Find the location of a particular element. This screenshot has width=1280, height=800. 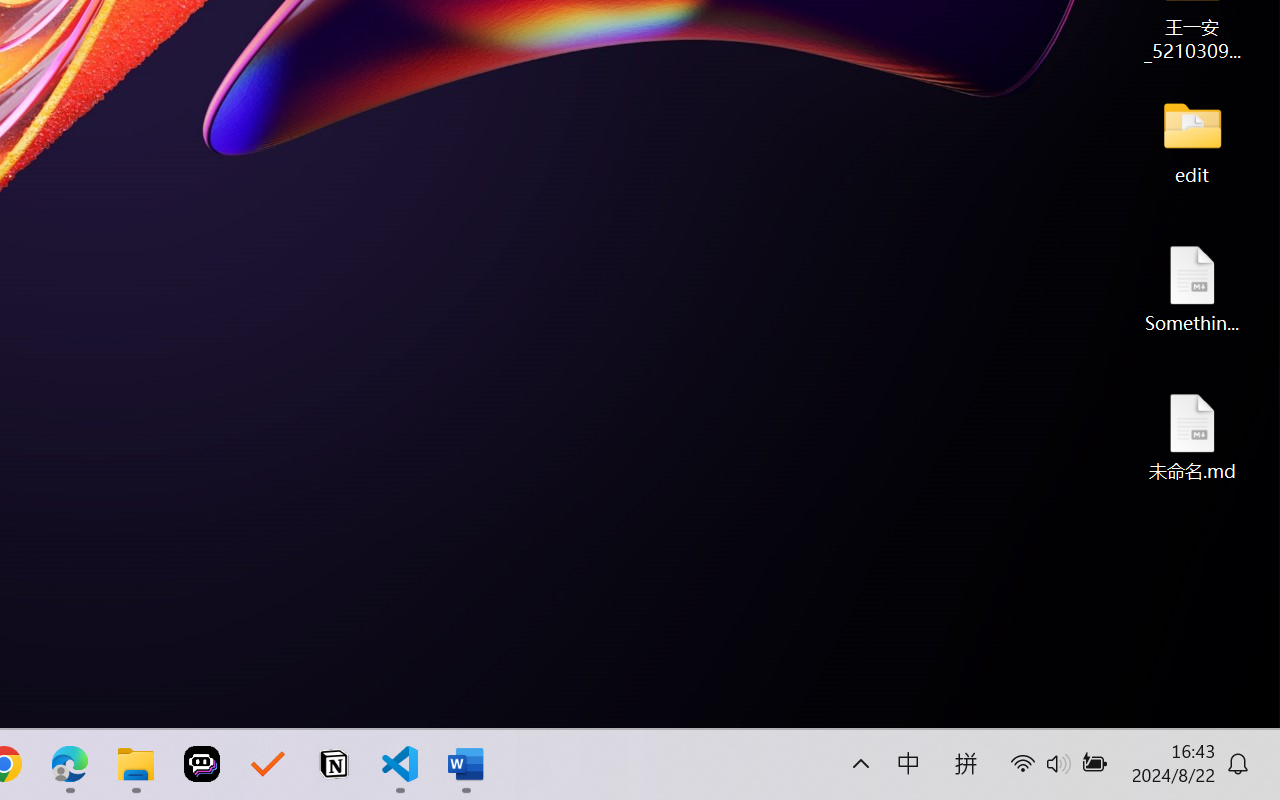

'edit' is located at coordinates (1192, 140).